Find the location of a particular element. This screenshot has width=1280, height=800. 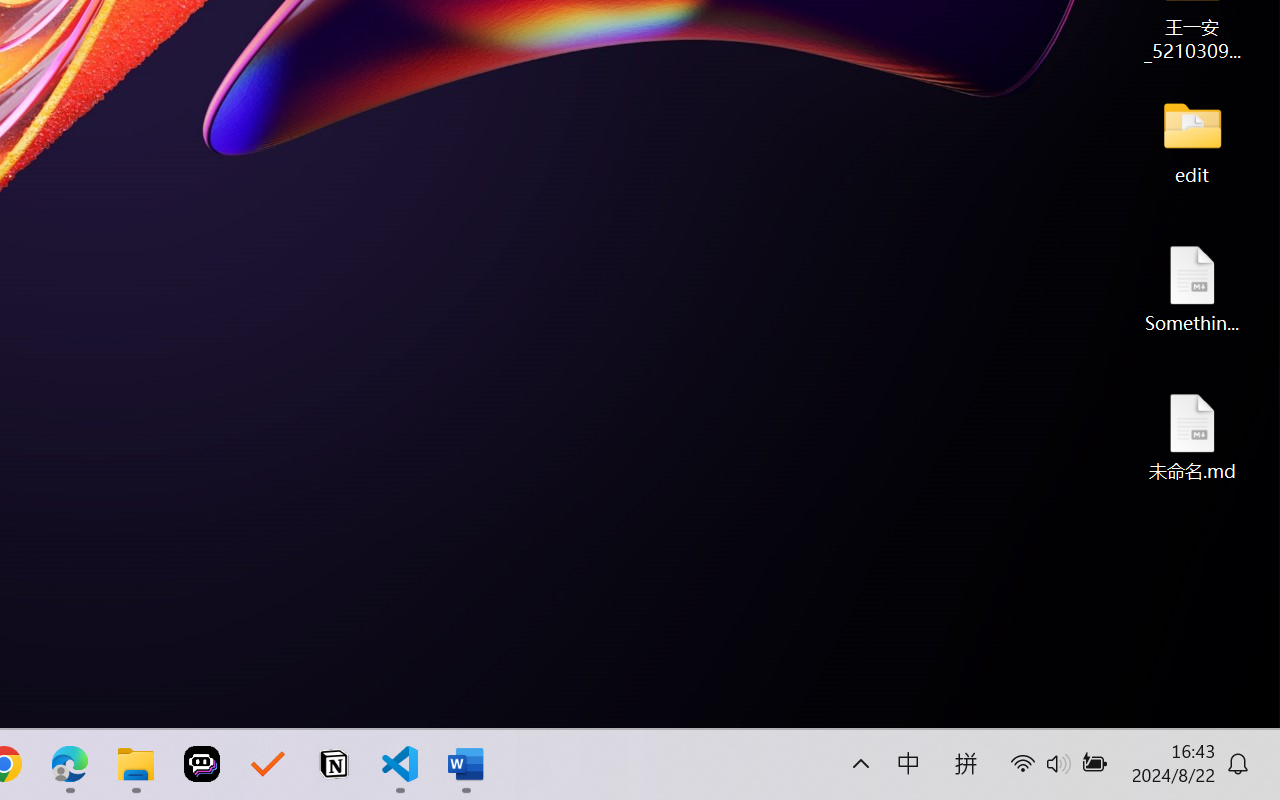

'edit' is located at coordinates (1192, 140).